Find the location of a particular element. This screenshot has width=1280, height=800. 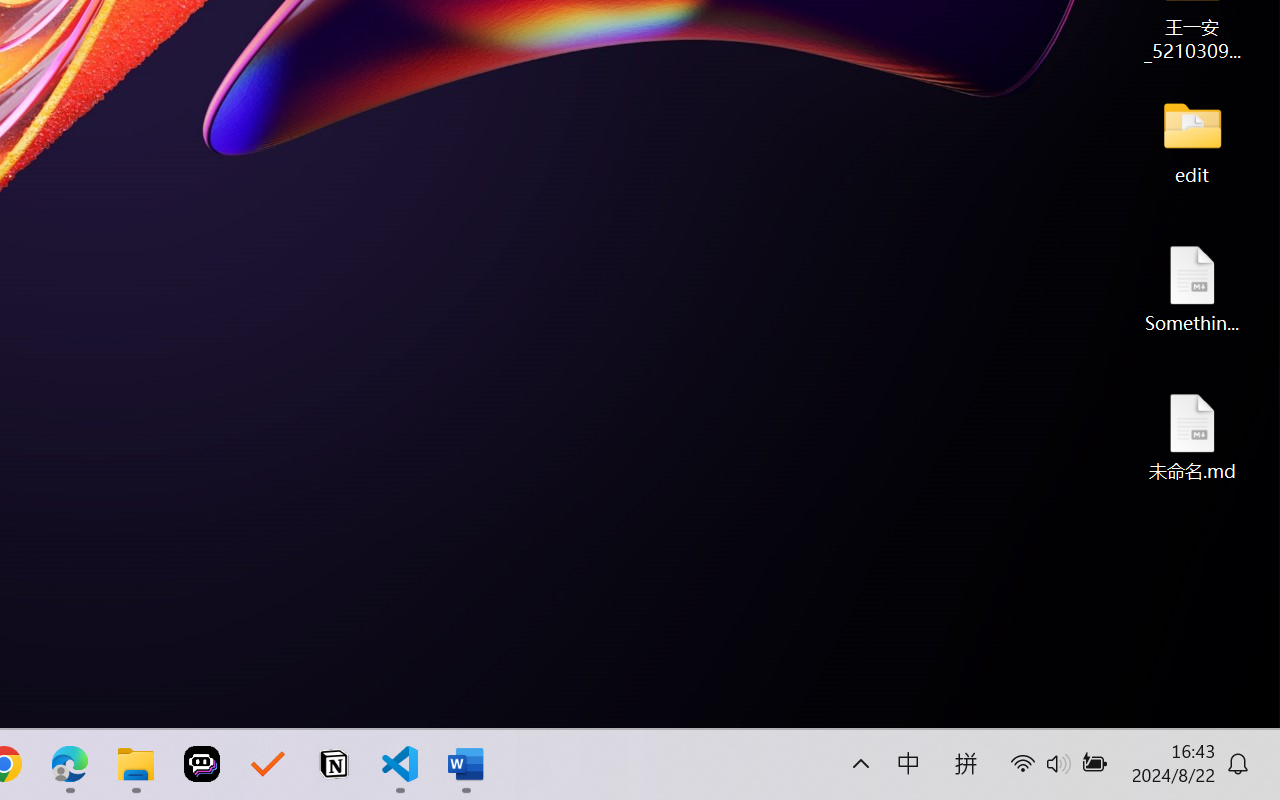

'edit' is located at coordinates (1192, 140).